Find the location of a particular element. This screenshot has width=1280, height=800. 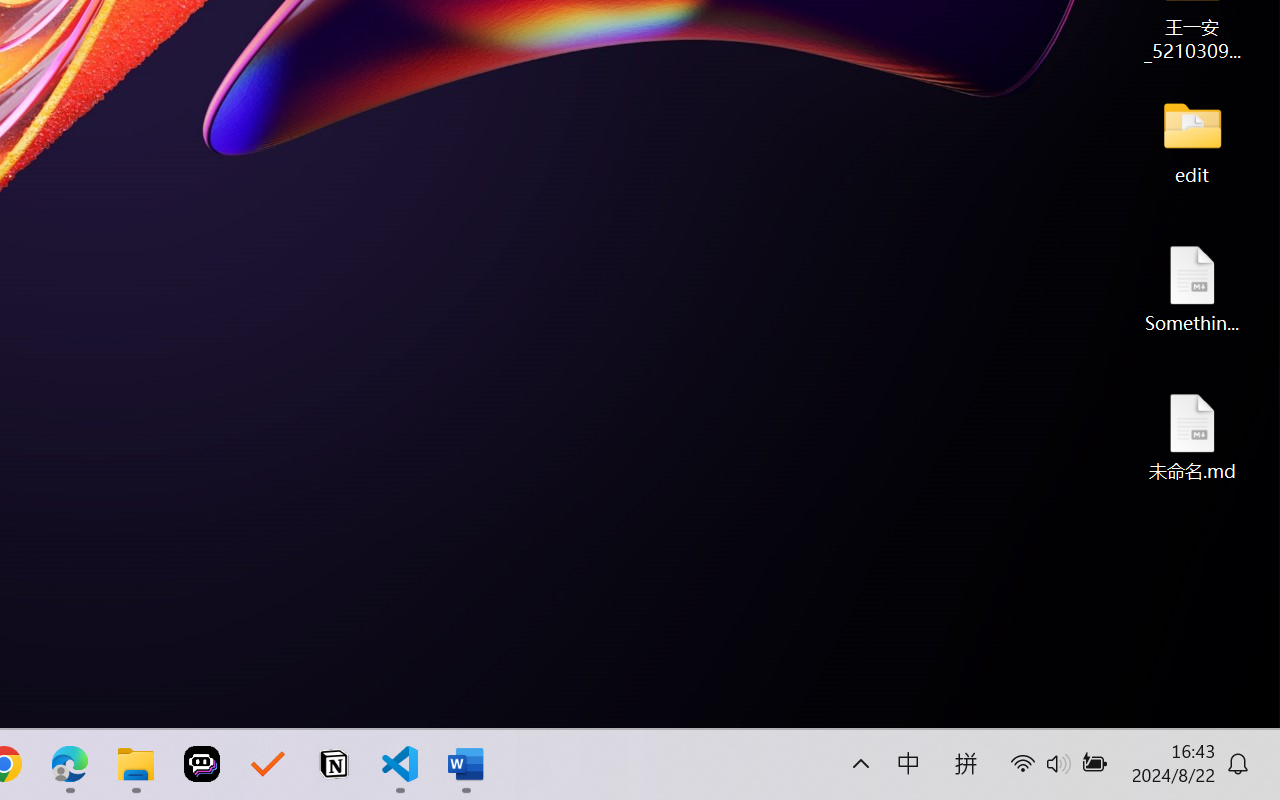

'edit' is located at coordinates (1192, 140).